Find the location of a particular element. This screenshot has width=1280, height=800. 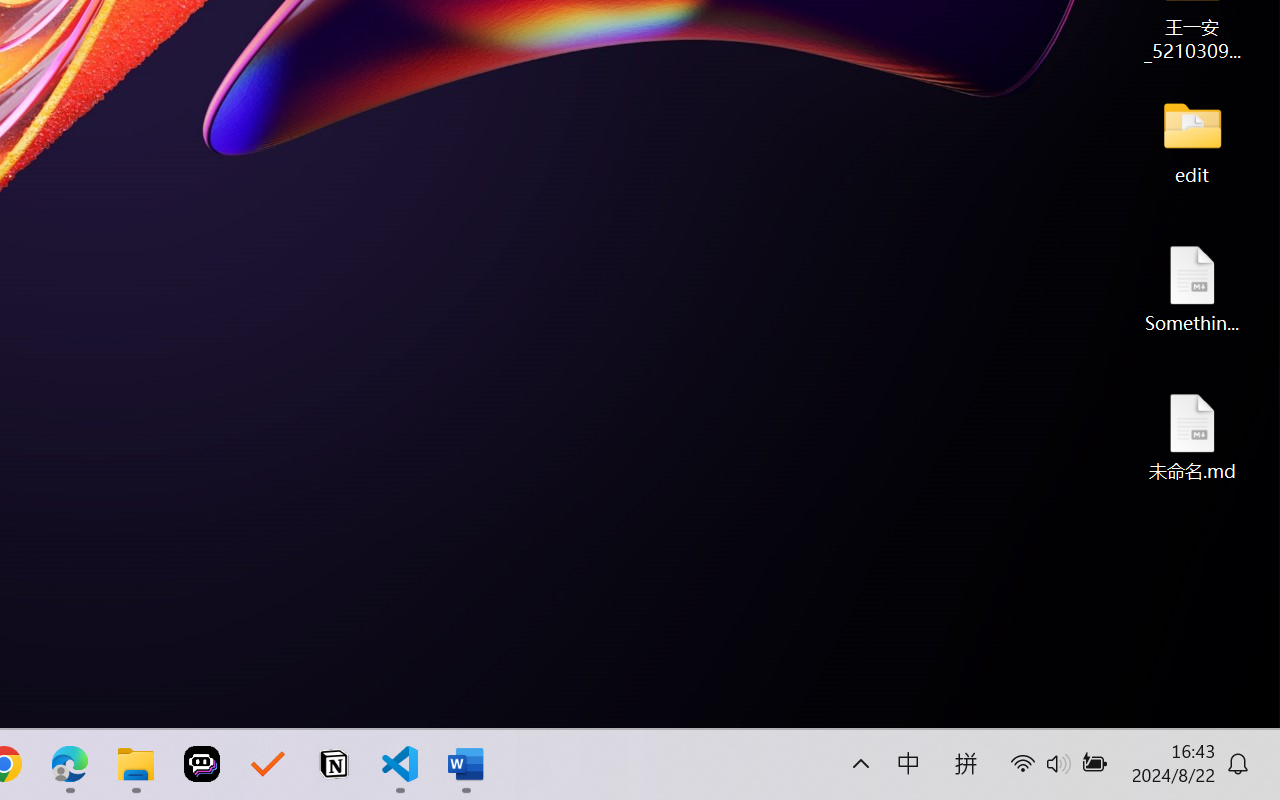

'edit' is located at coordinates (1192, 140).